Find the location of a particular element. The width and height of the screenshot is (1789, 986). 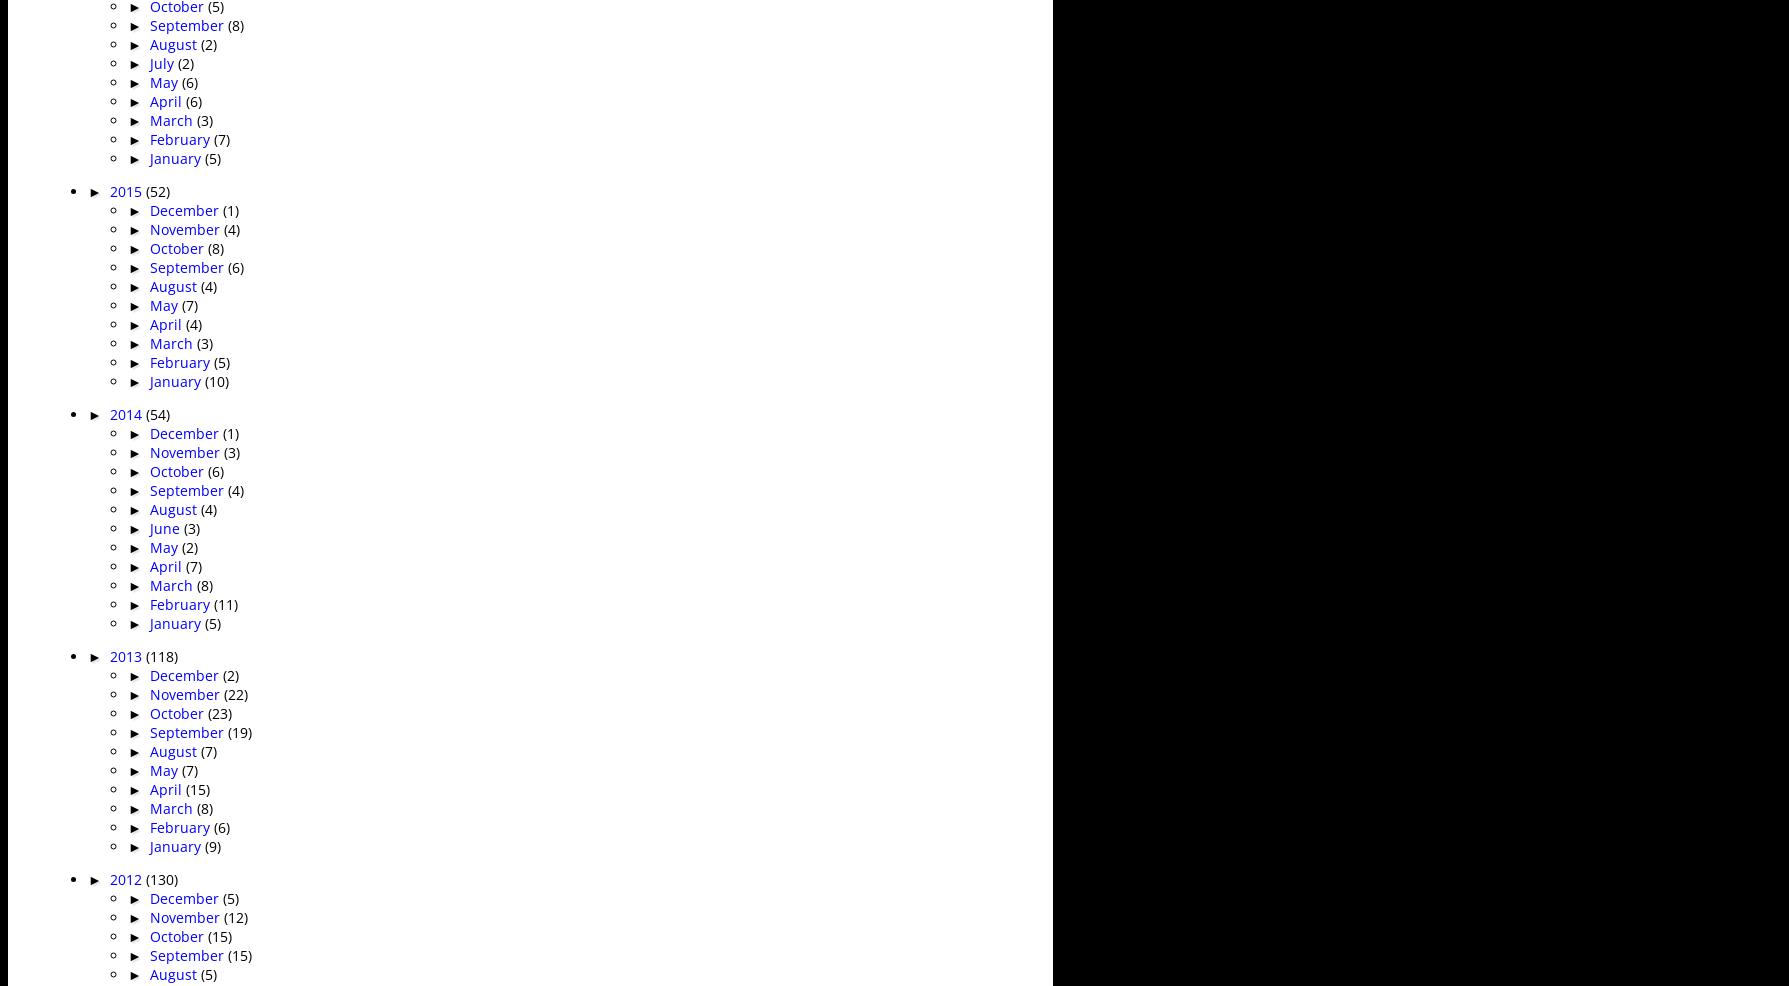

'(22)' is located at coordinates (235, 692).